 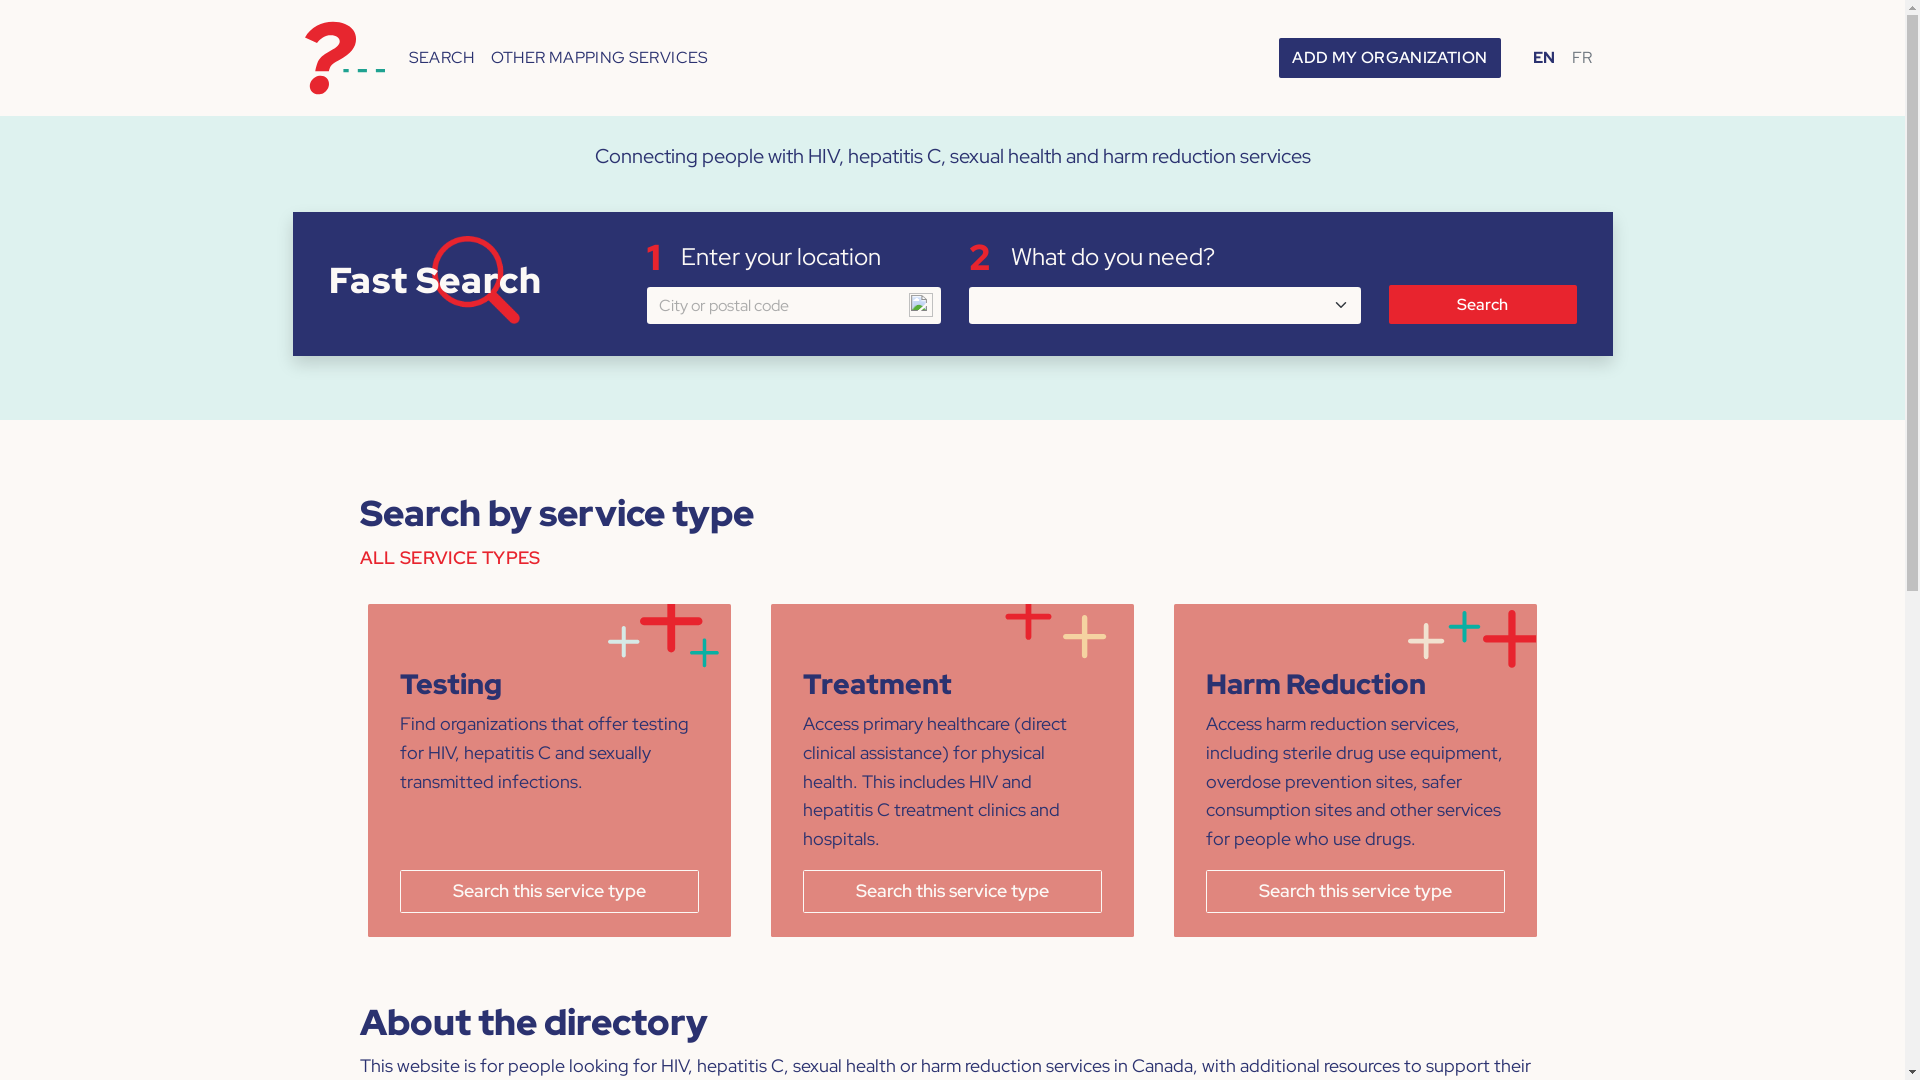 I want to click on 'Search this service type', so click(x=951, y=890).